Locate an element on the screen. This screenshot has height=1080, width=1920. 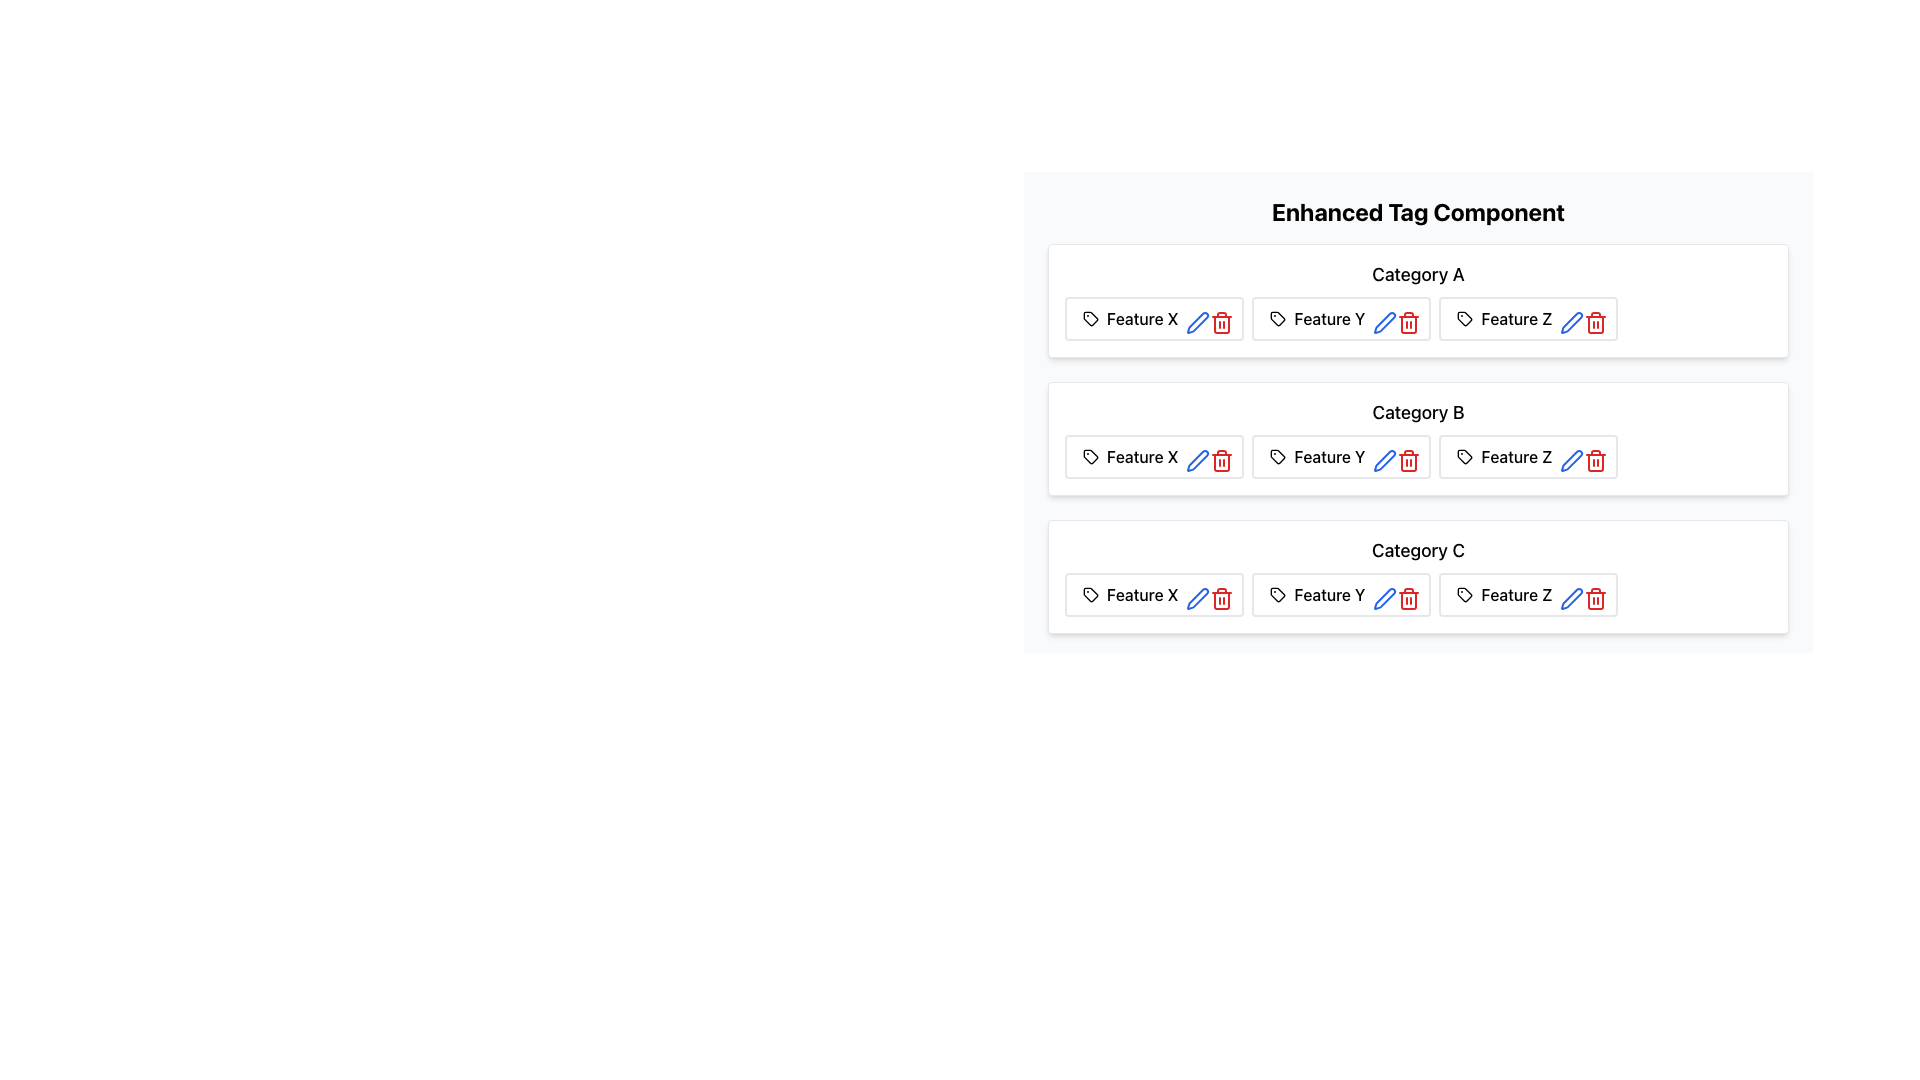
the delete button located in the upper-right corner of 'Feature X', which is the third icon in the row is located at coordinates (1217, 318).